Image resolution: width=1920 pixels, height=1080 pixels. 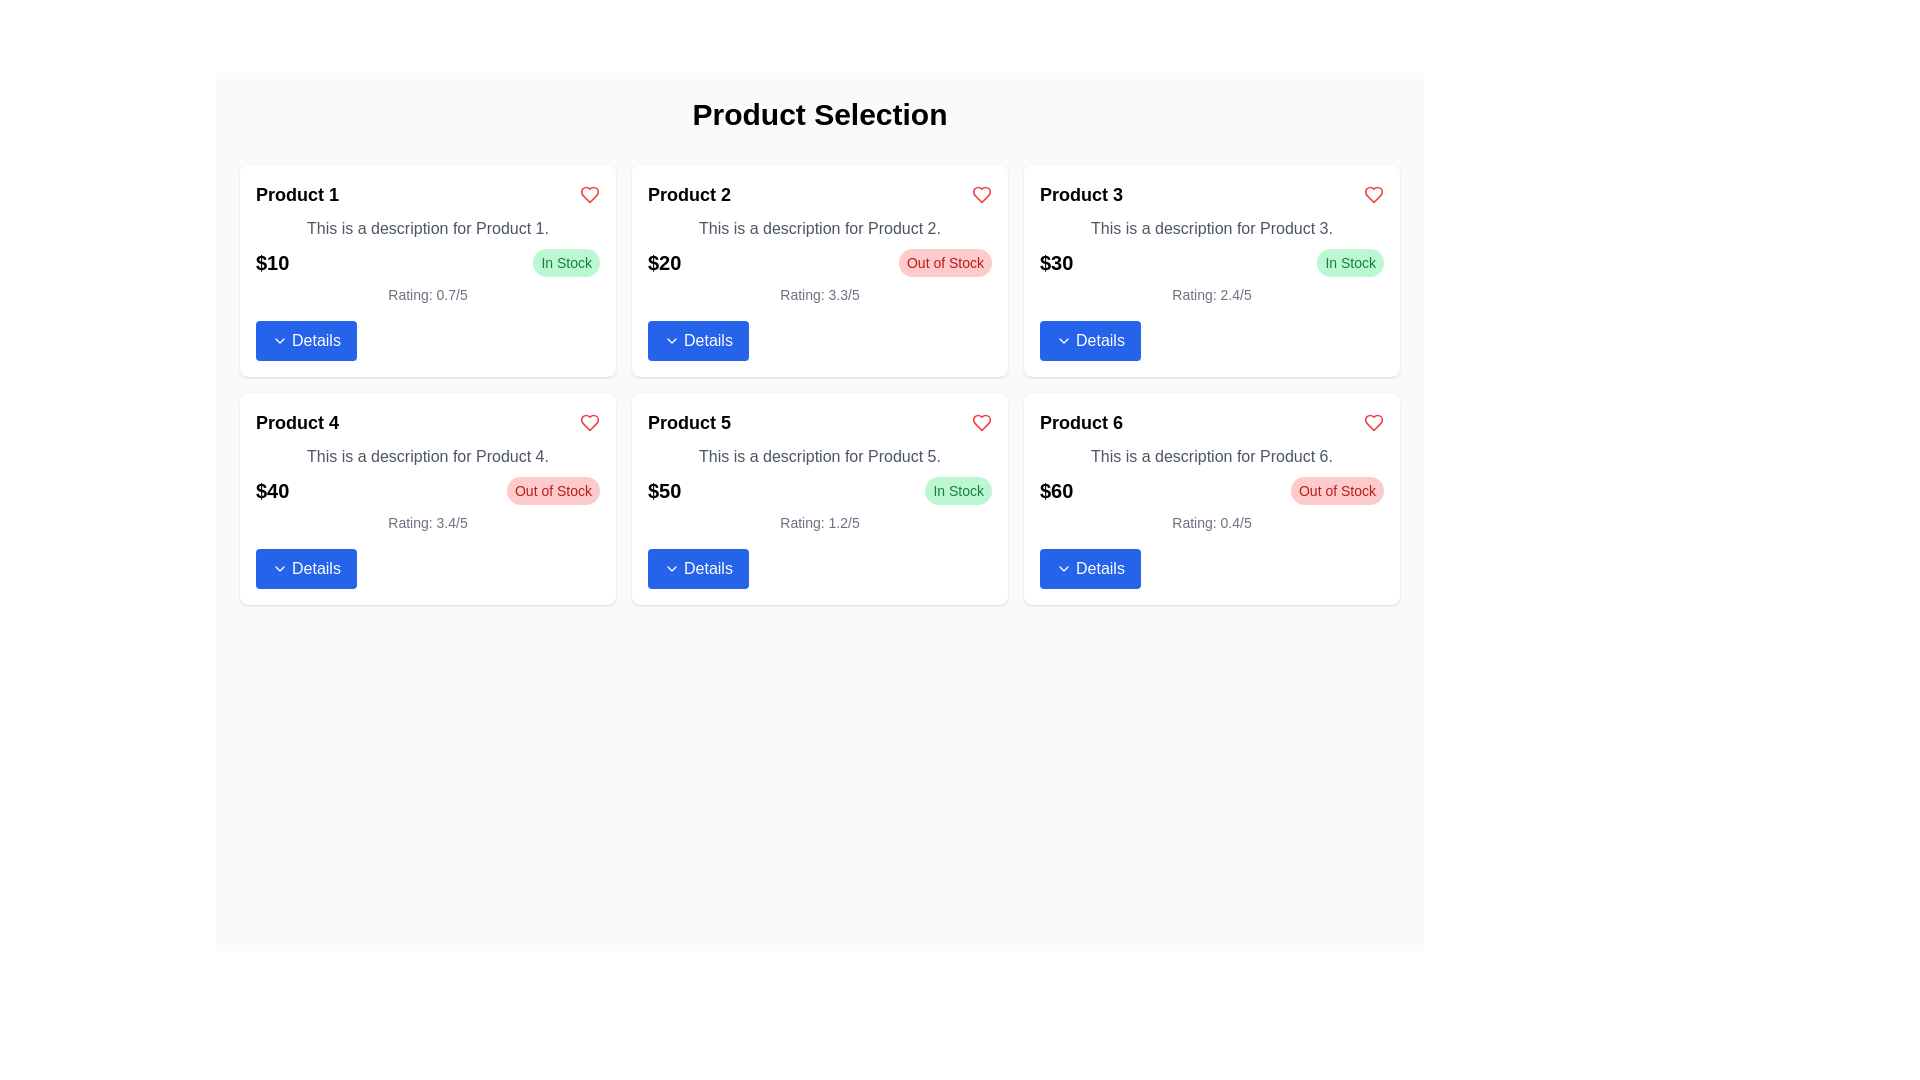 I want to click on the 'Product 6' card element, which features a title, description, price, an 'Out of Stock' badge, a rating, and a 'Details' button at the bottom, so click(x=1210, y=497).